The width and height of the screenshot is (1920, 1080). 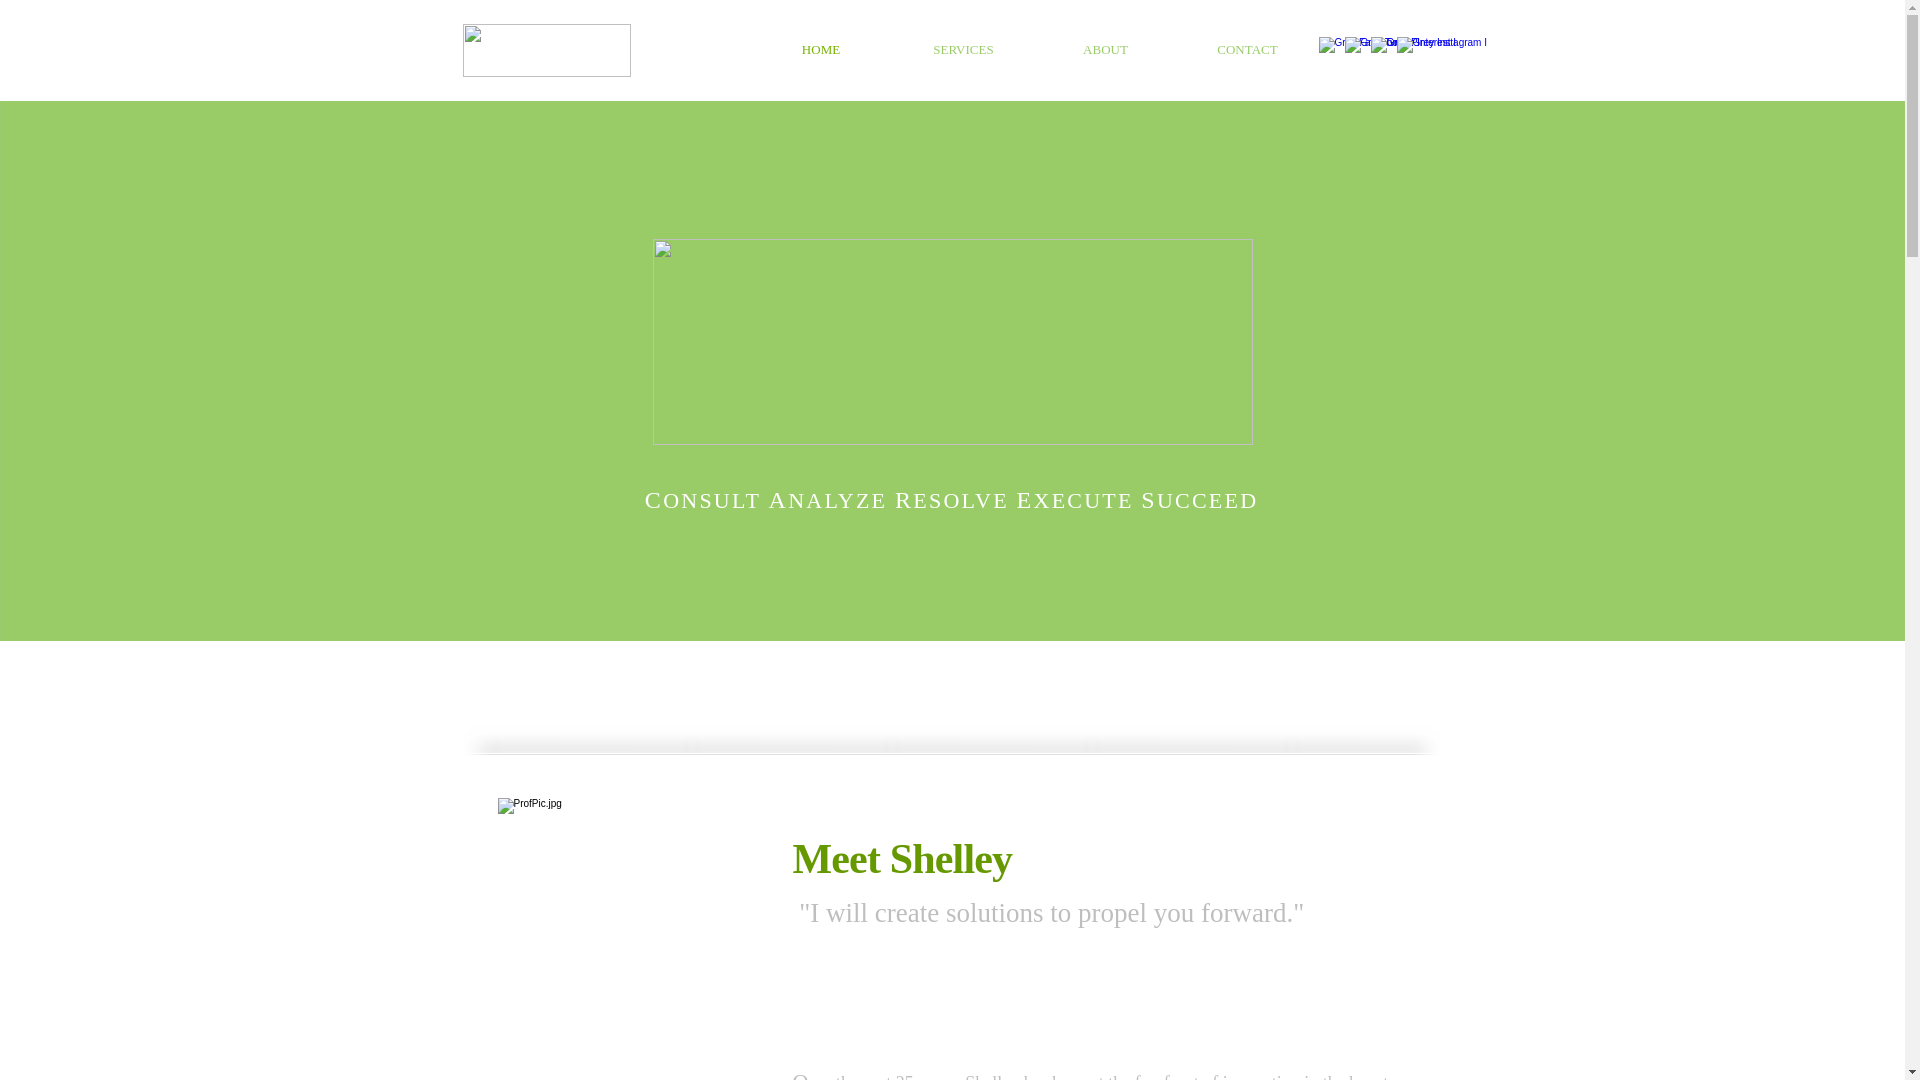 I want to click on 'SERVICES', so click(x=963, y=49).